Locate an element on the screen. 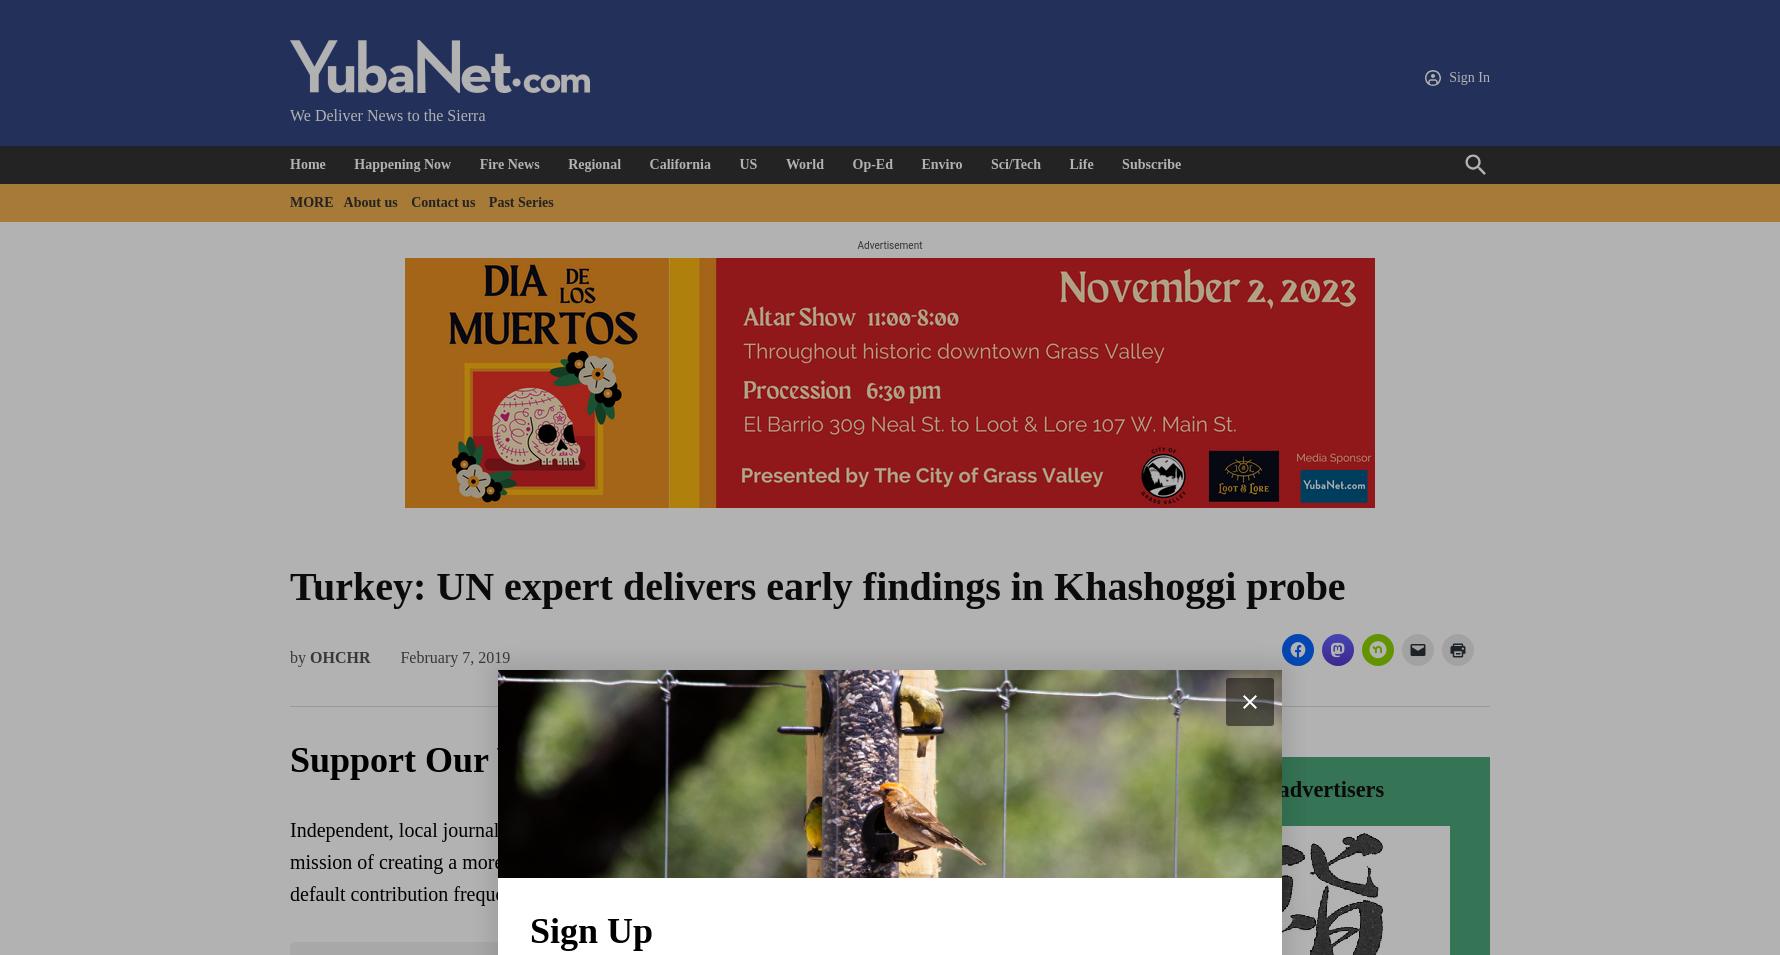 This screenshot has height=955, width=1780. 'OHCHR' is located at coordinates (339, 656).